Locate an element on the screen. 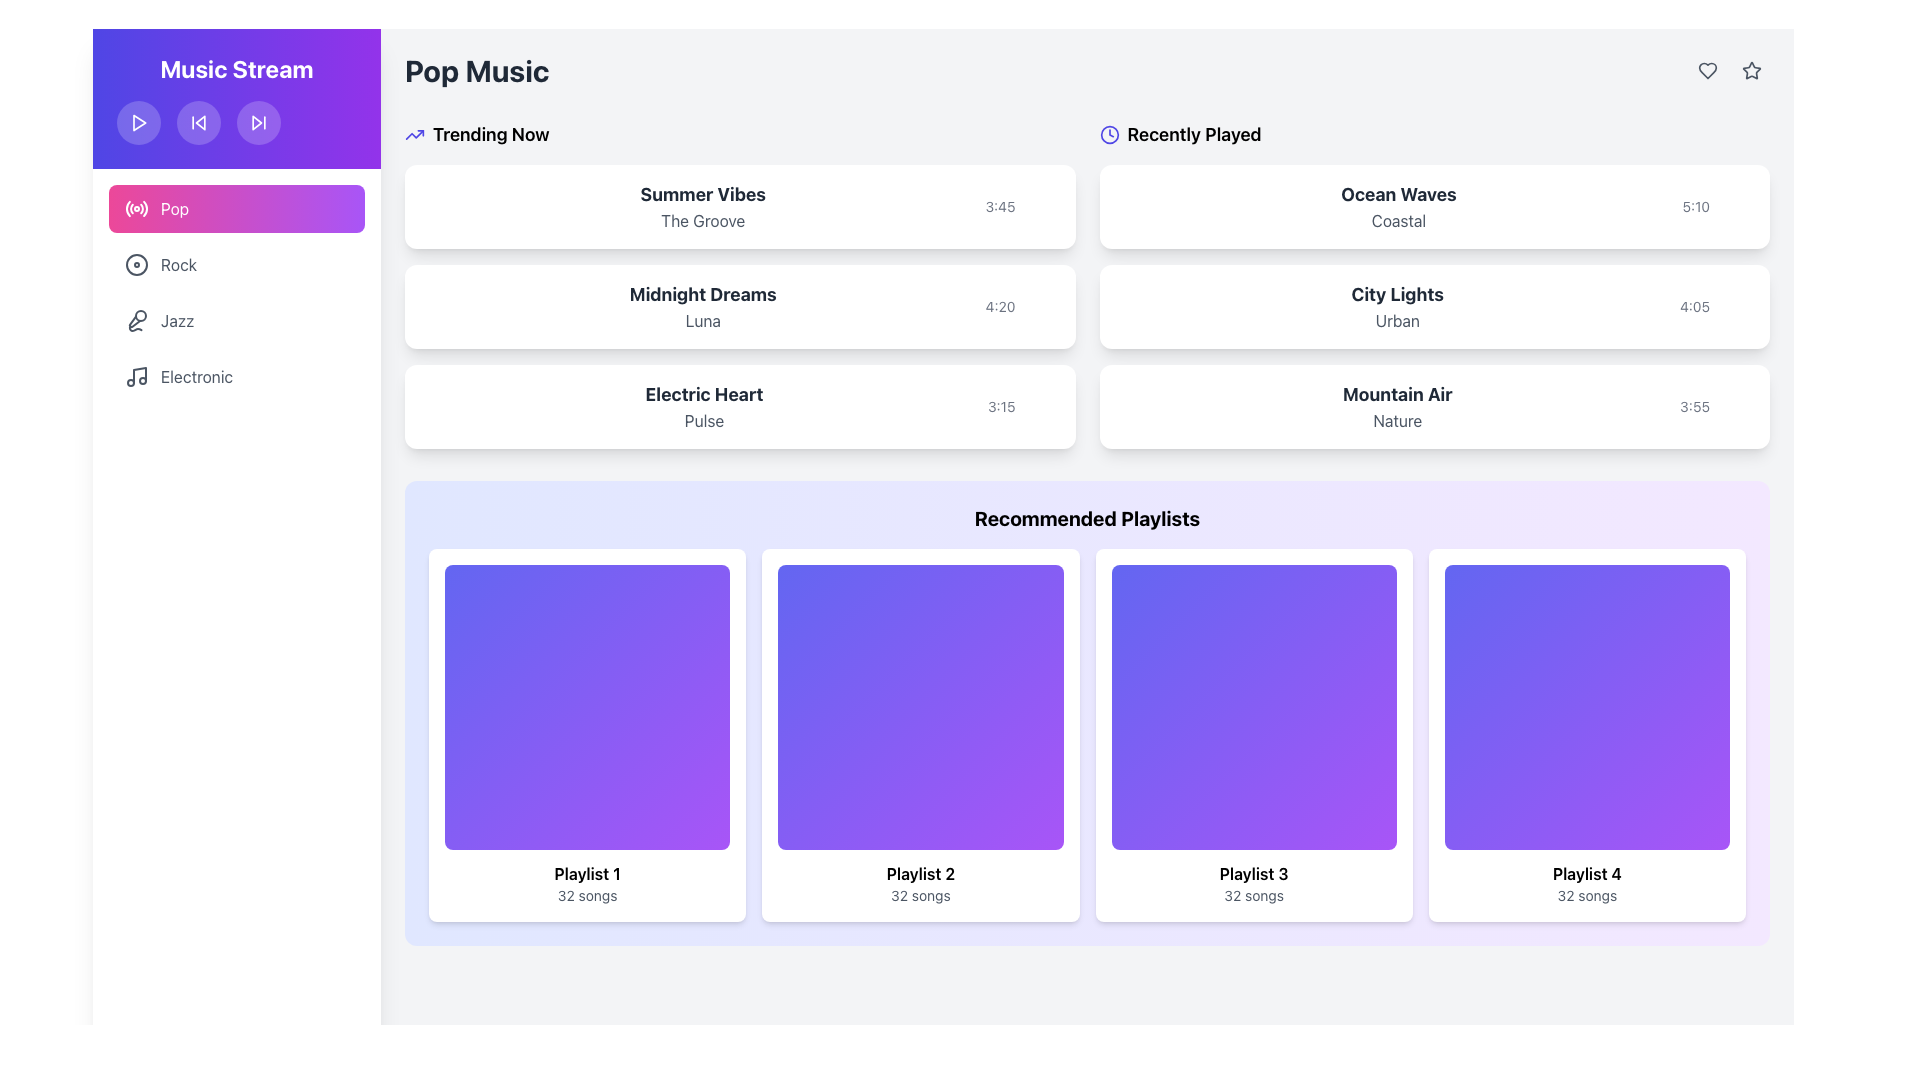 This screenshot has height=1080, width=1920. the small triangular icon located to the right of the 'Play' button in the left-aligned vertical menu bar under the 'Music Stream' title is located at coordinates (200, 123).